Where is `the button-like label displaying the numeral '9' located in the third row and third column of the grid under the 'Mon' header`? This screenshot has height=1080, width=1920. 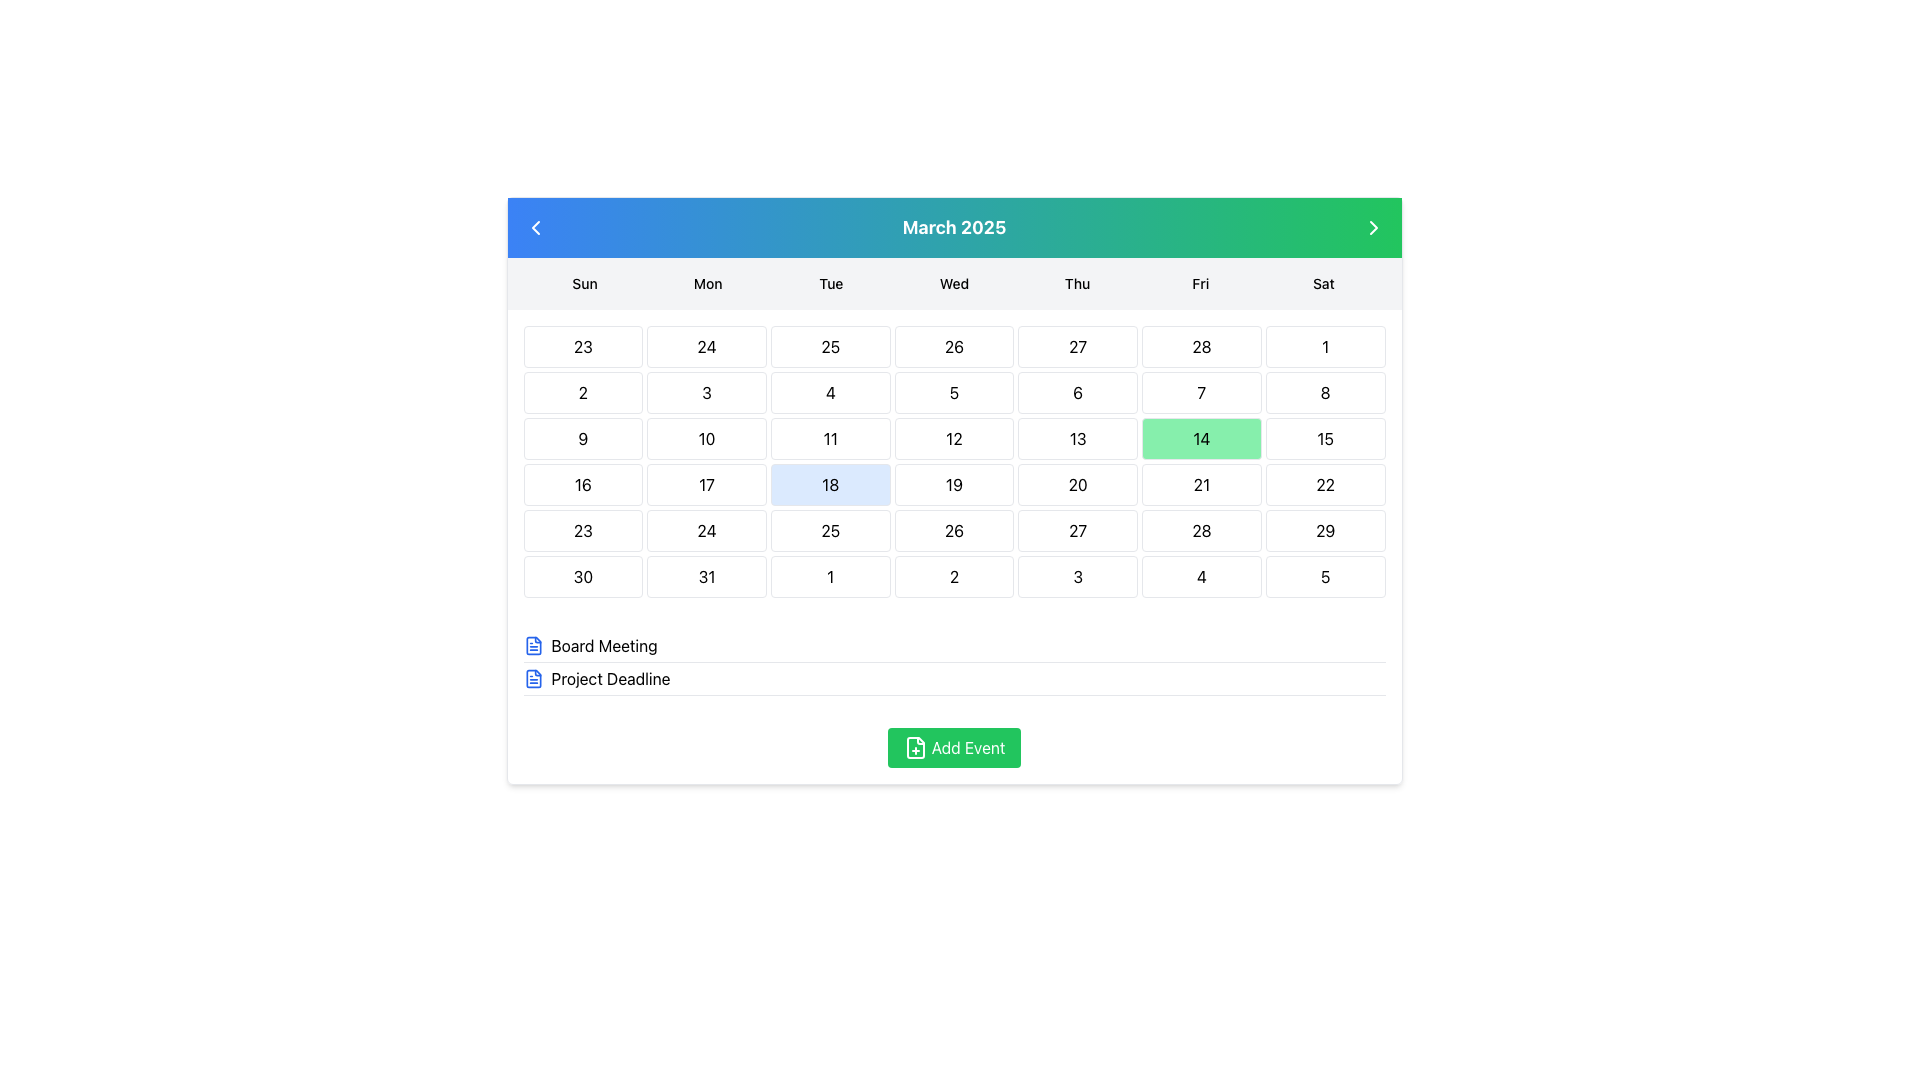 the button-like label displaying the numeral '9' located in the third row and third column of the grid under the 'Mon' header is located at coordinates (582, 438).